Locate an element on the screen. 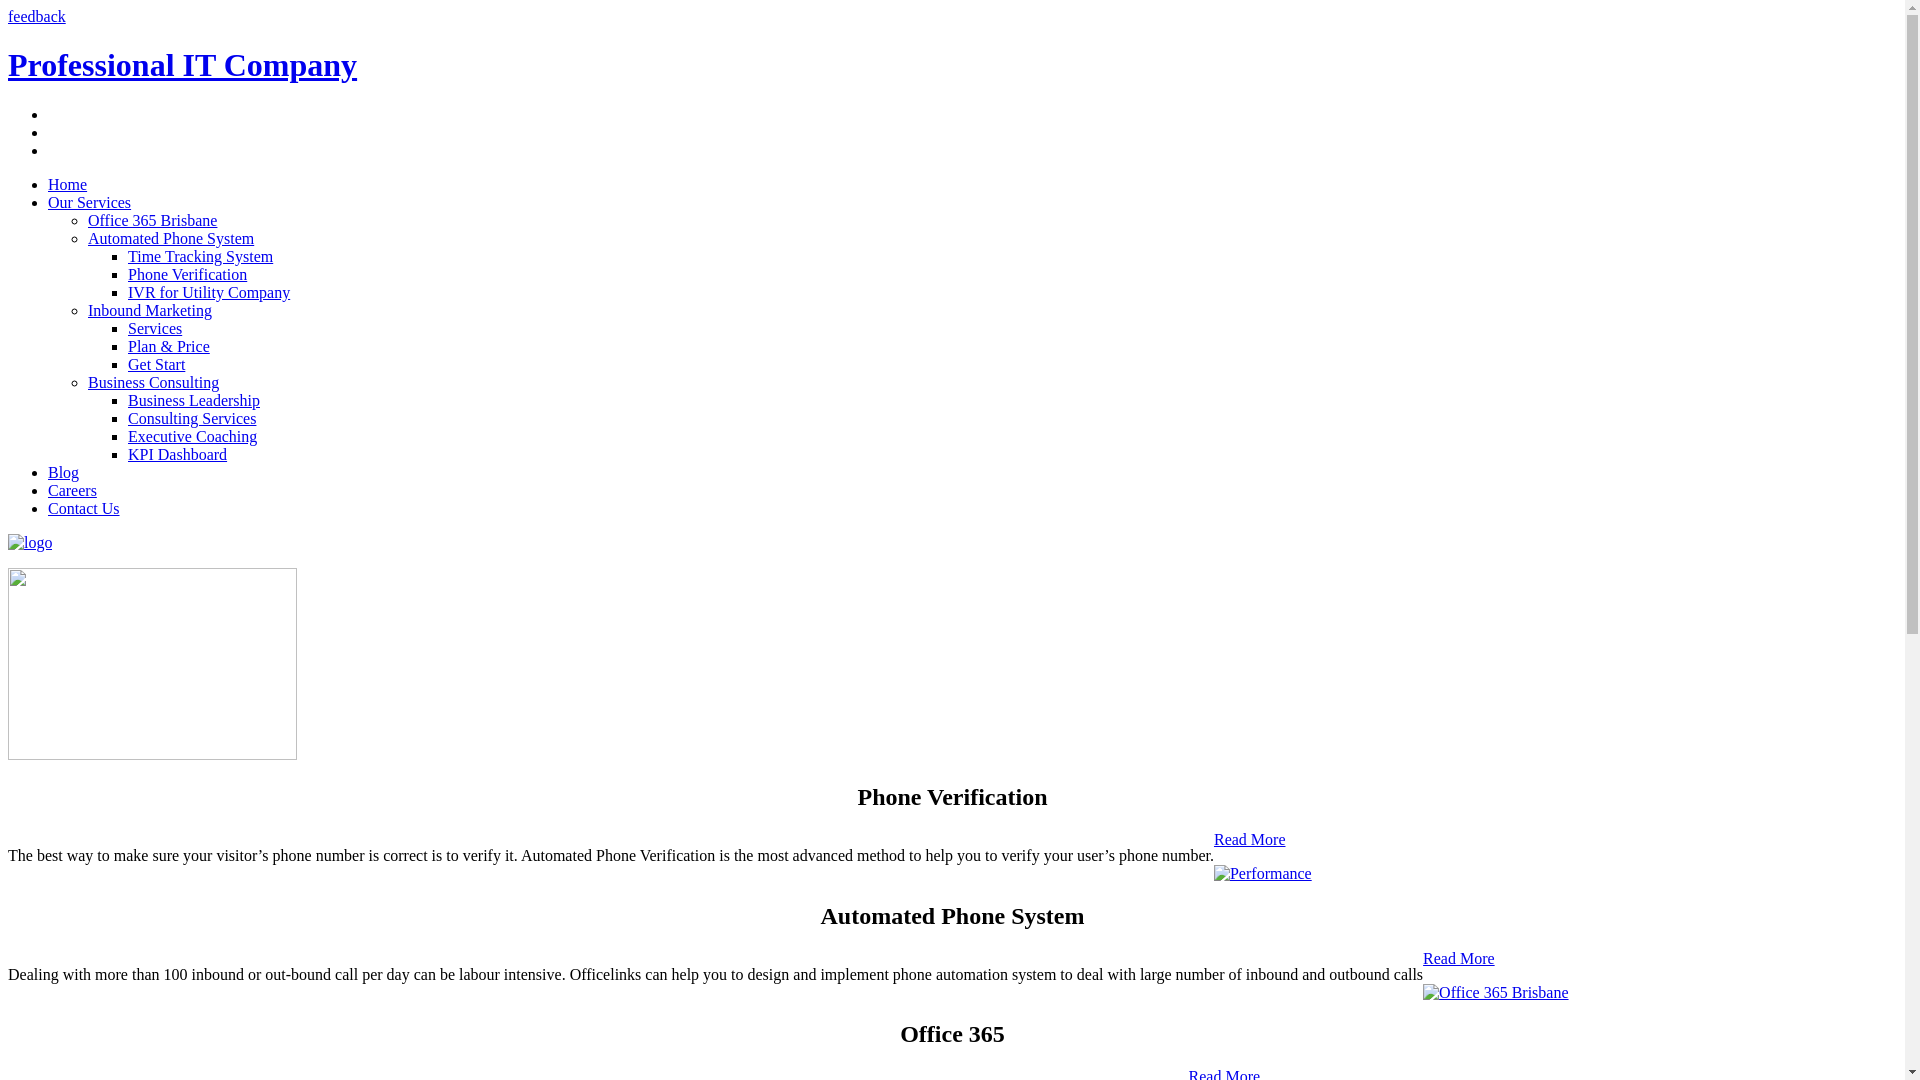 This screenshot has height=1080, width=1920. 'KPI Dashboard' is located at coordinates (177, 454).